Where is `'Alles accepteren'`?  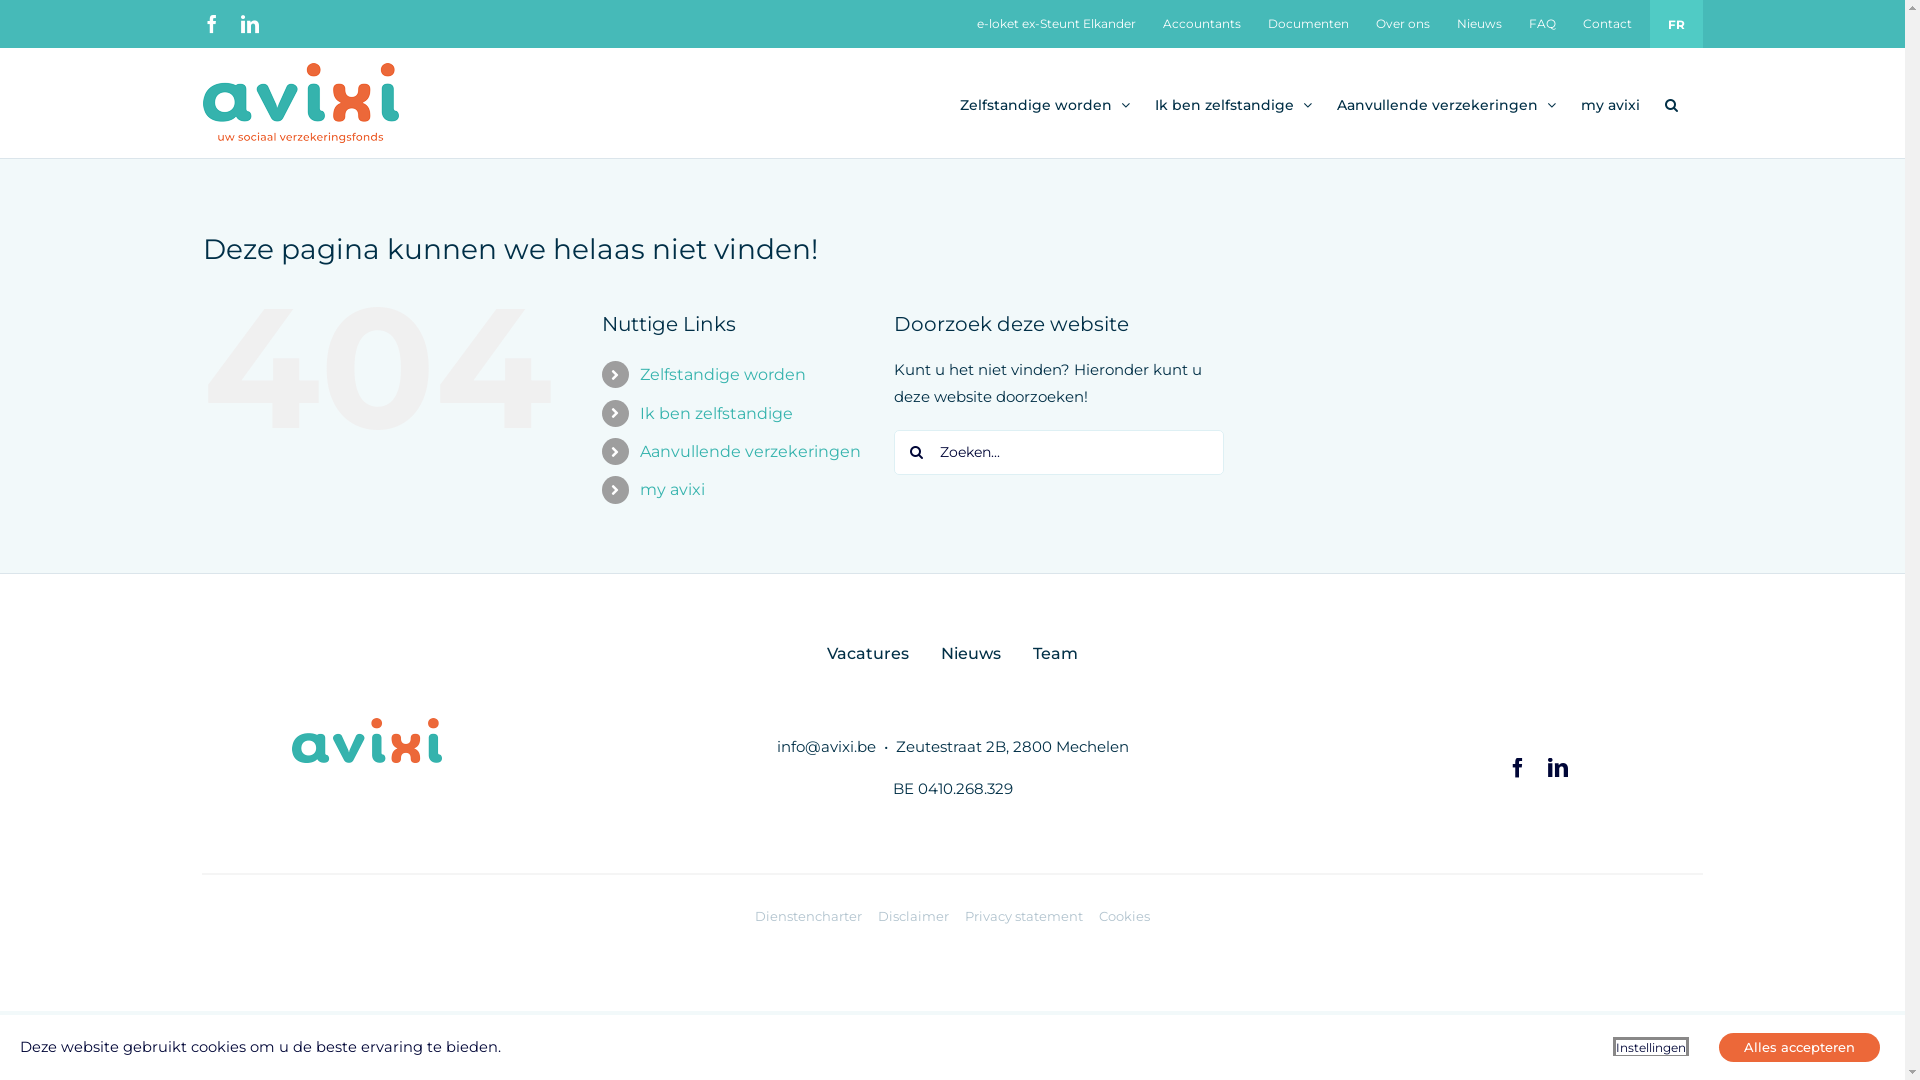
'Alles accepteren' is located at coordinates (1717, 1046).